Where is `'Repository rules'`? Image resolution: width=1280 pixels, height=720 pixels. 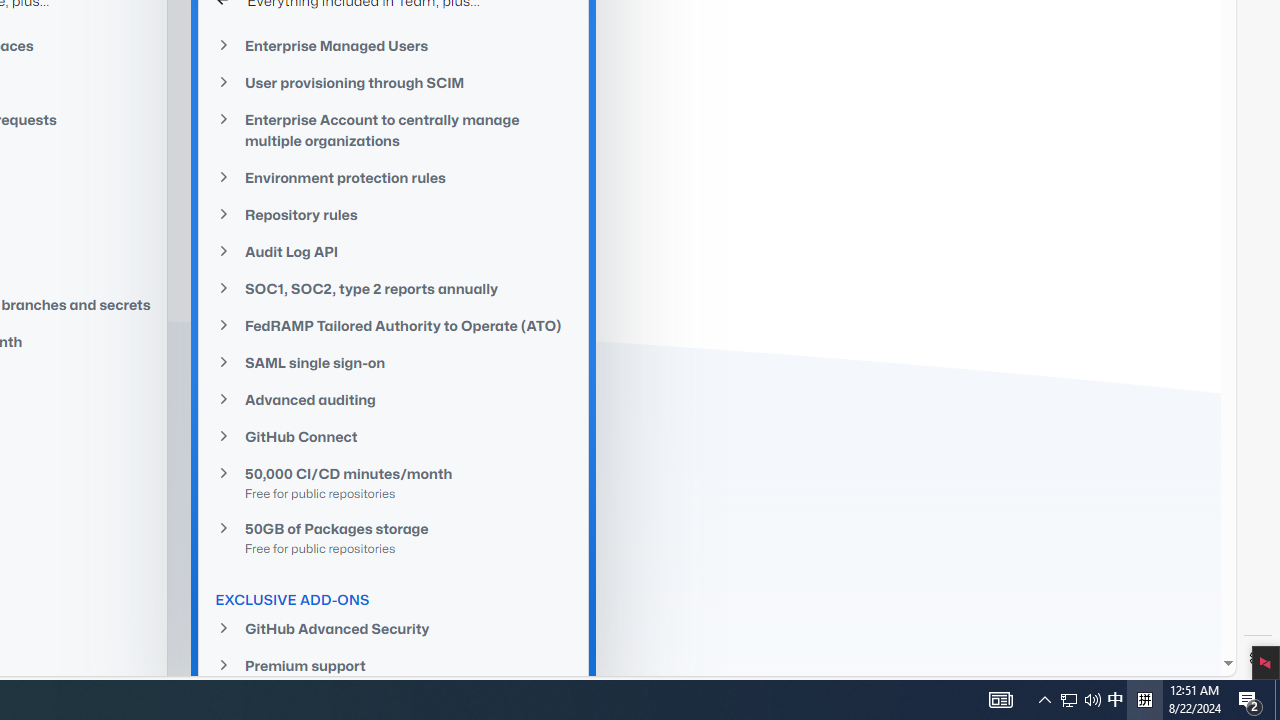 'Repository rules' is located at coordinates (394, 214).